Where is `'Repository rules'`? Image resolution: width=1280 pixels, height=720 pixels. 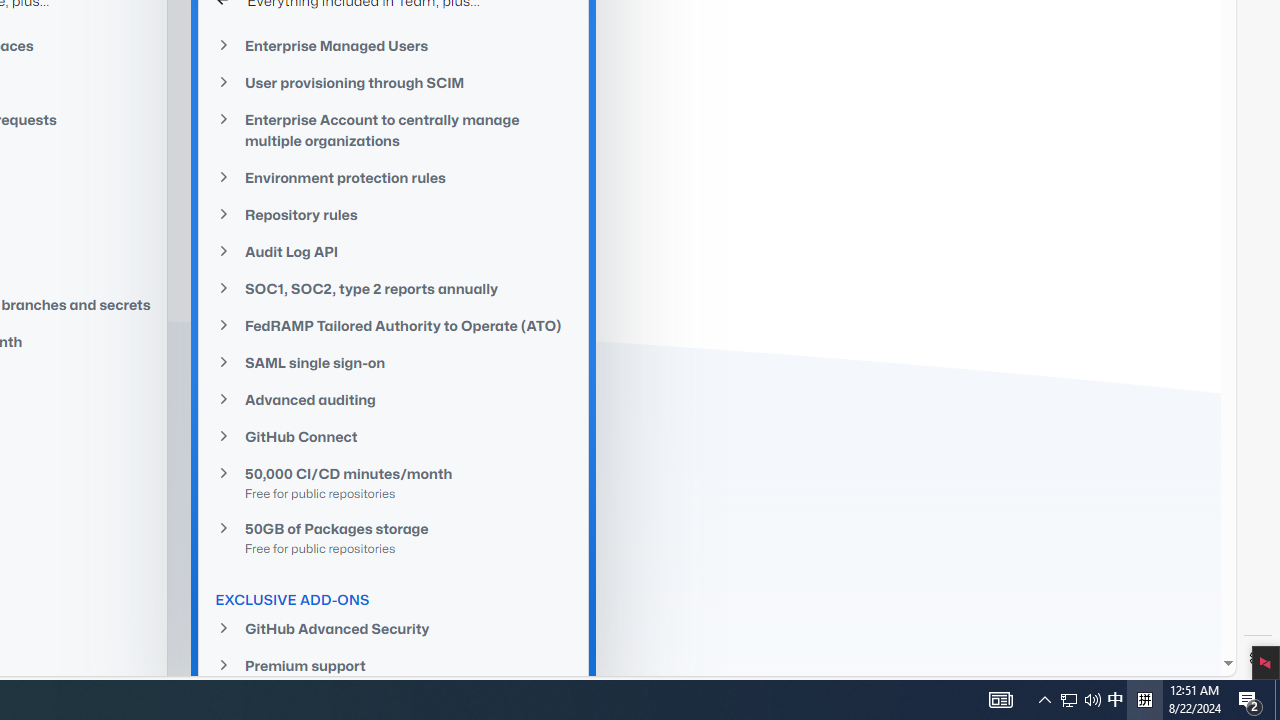 'Repository rules' is located at coordinates (394, 214).